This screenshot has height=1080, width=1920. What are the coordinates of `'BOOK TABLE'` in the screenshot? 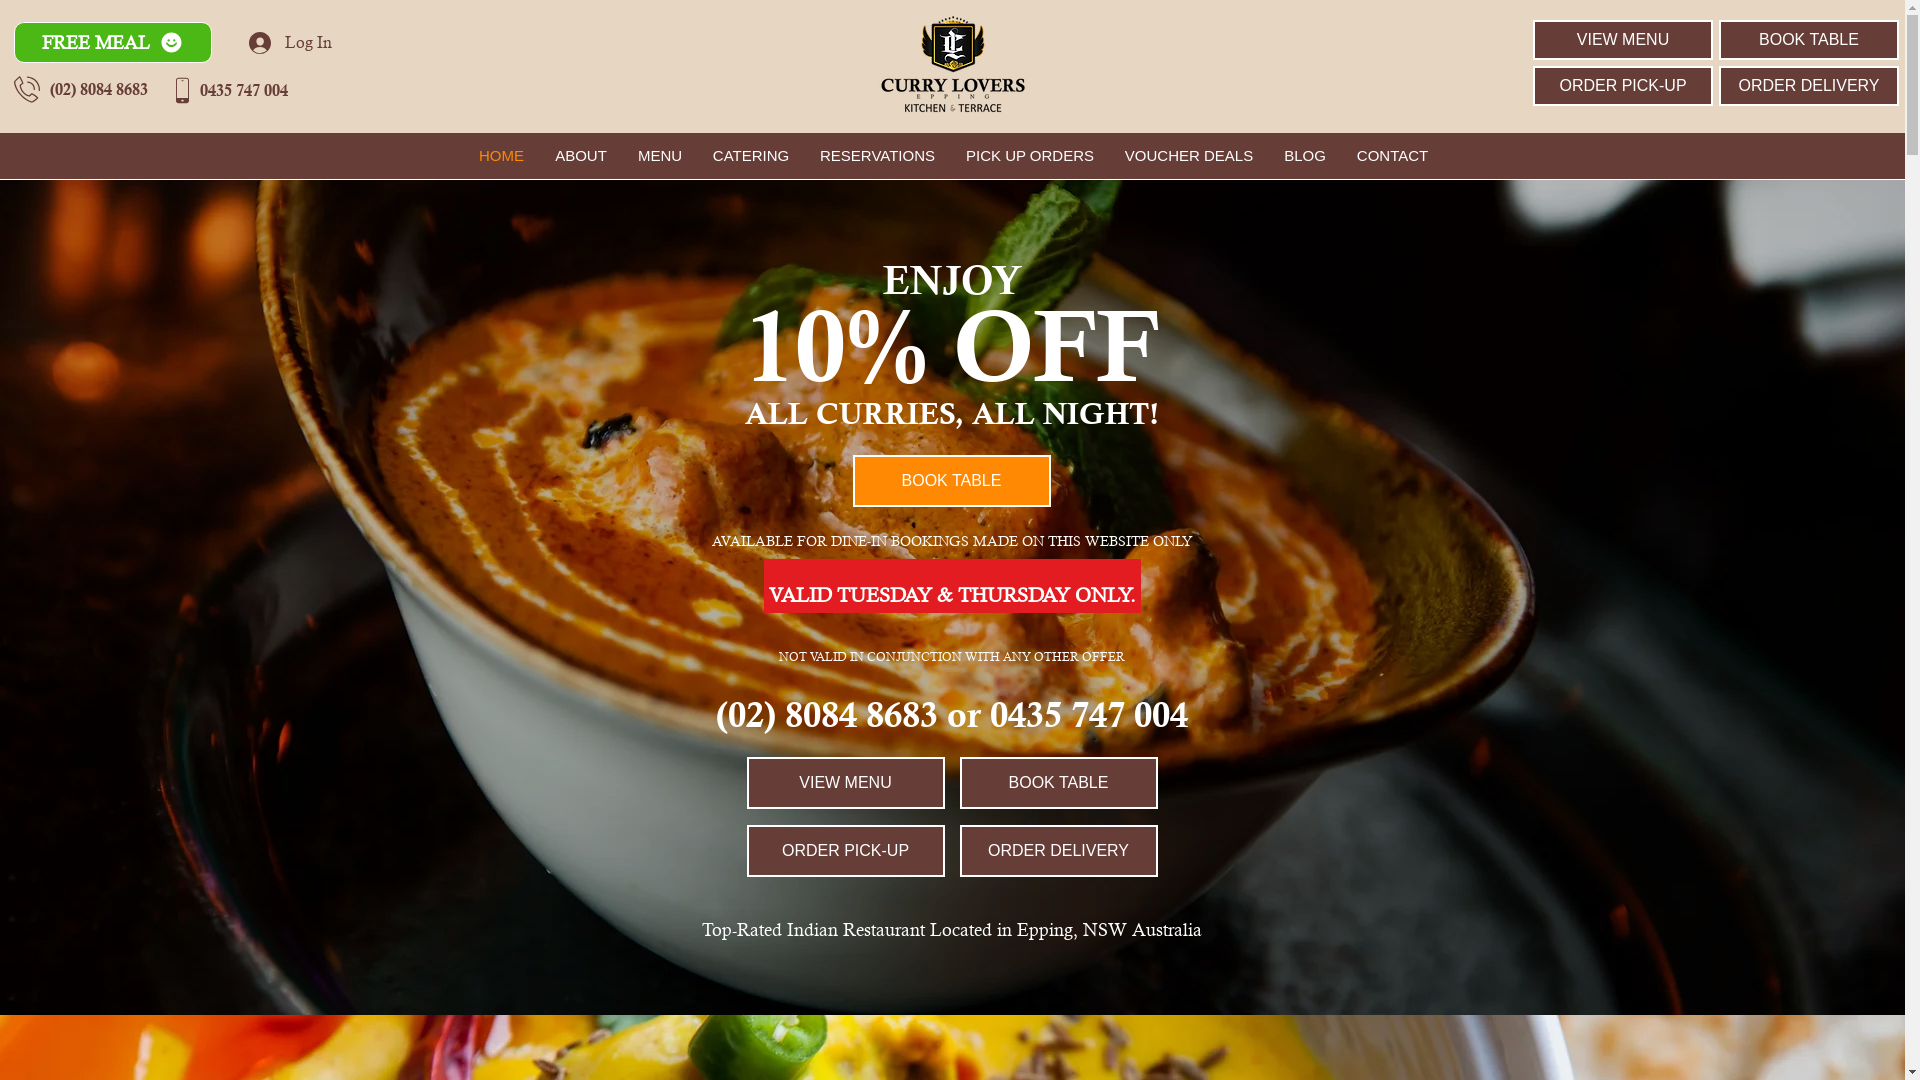 It's located at (1809, 39).